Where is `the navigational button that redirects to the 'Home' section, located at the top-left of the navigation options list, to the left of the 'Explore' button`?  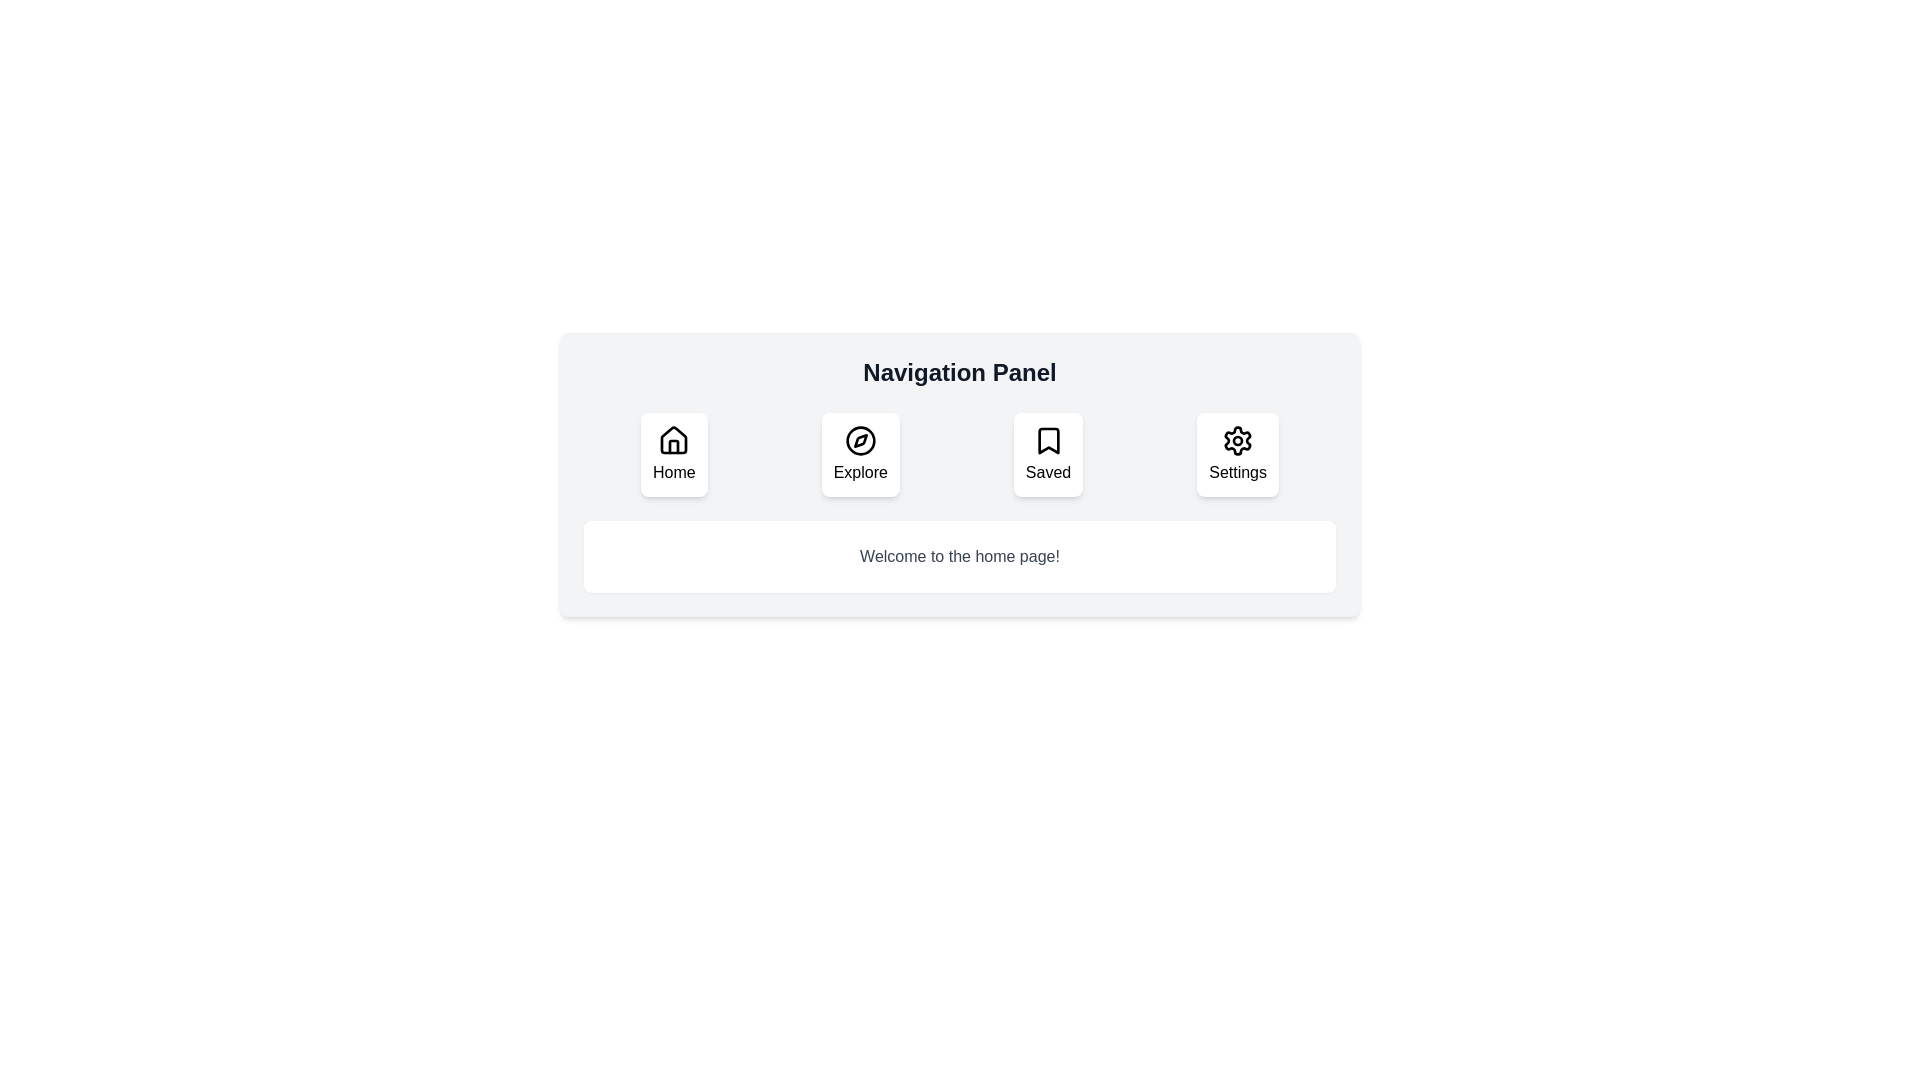 the navigational button that redirects to the 'Home' section, located at the top-left of the navigation options list, to the left of the 'Explore' button is located at coordinates (673, 455).